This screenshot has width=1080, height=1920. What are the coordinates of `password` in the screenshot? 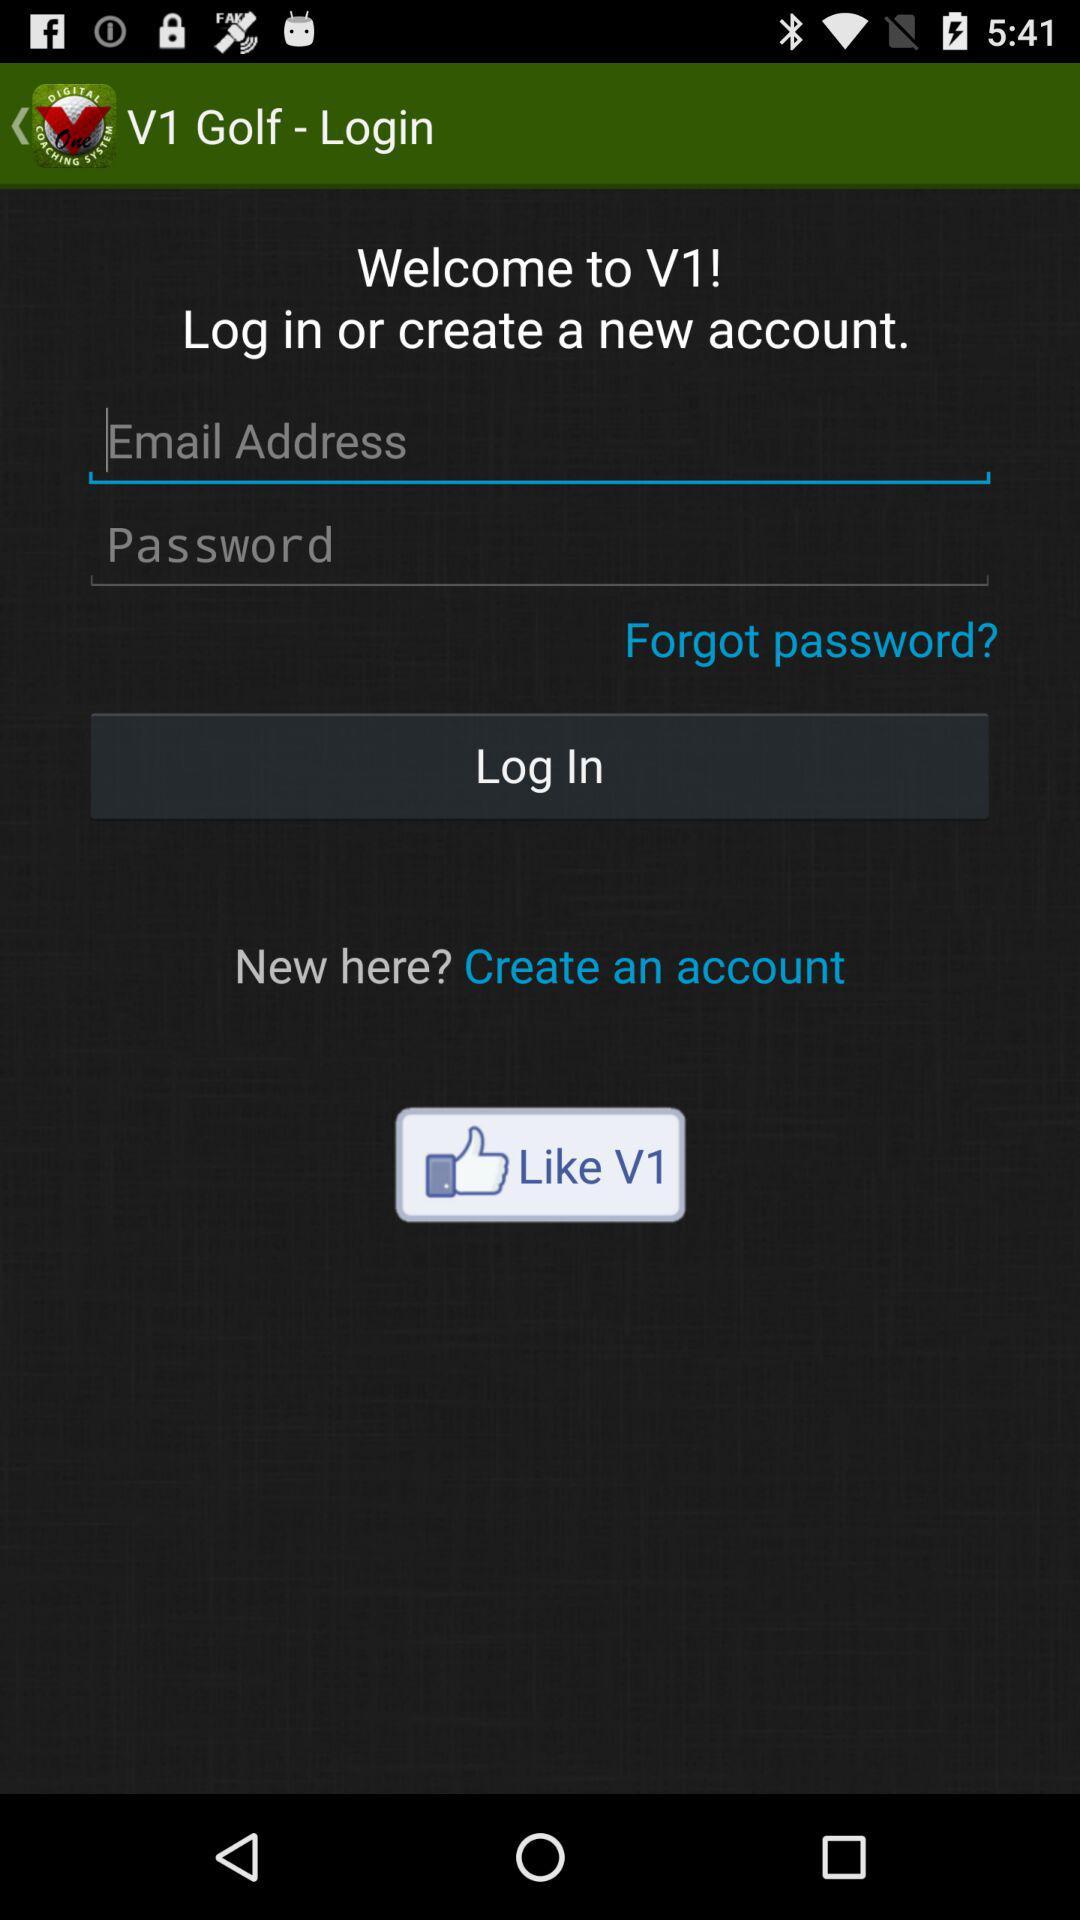 It's located at (538, 544).